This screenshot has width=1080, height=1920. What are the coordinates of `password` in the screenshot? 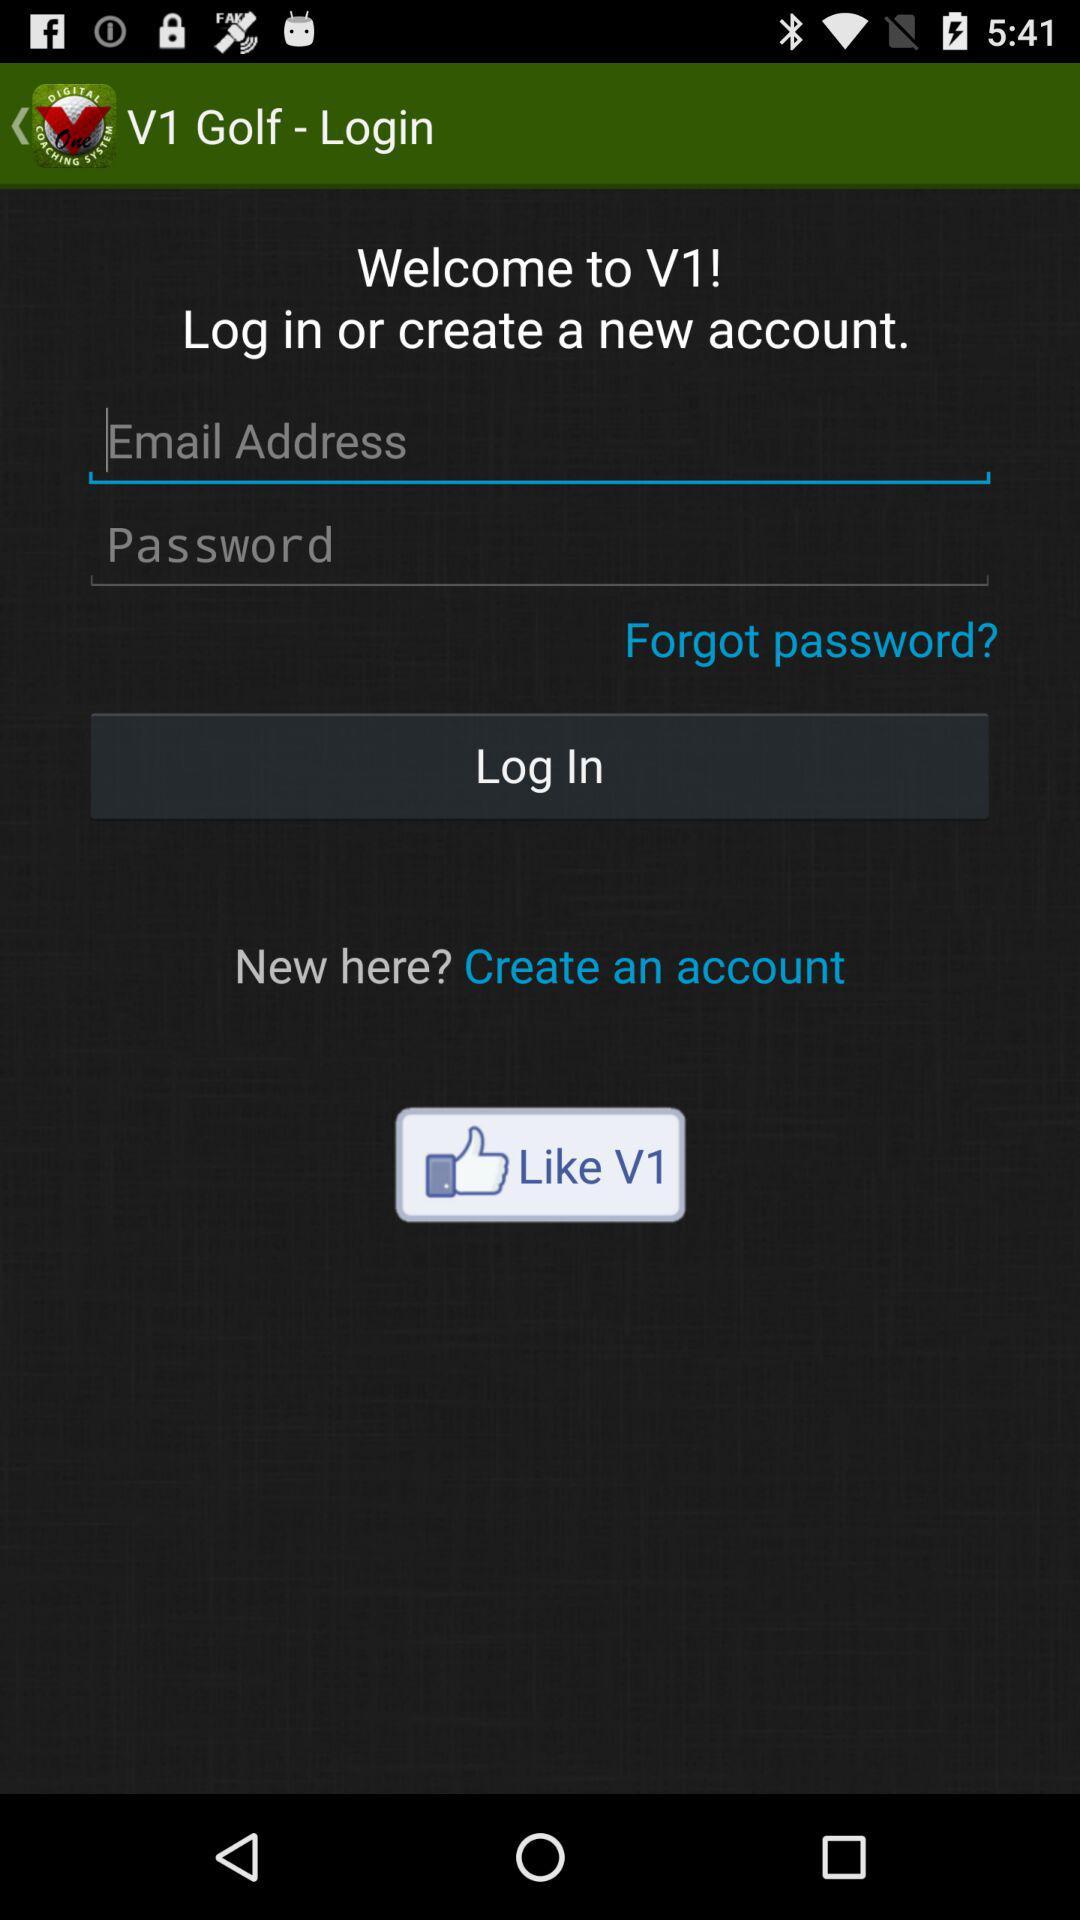 It's located at (538, 544).